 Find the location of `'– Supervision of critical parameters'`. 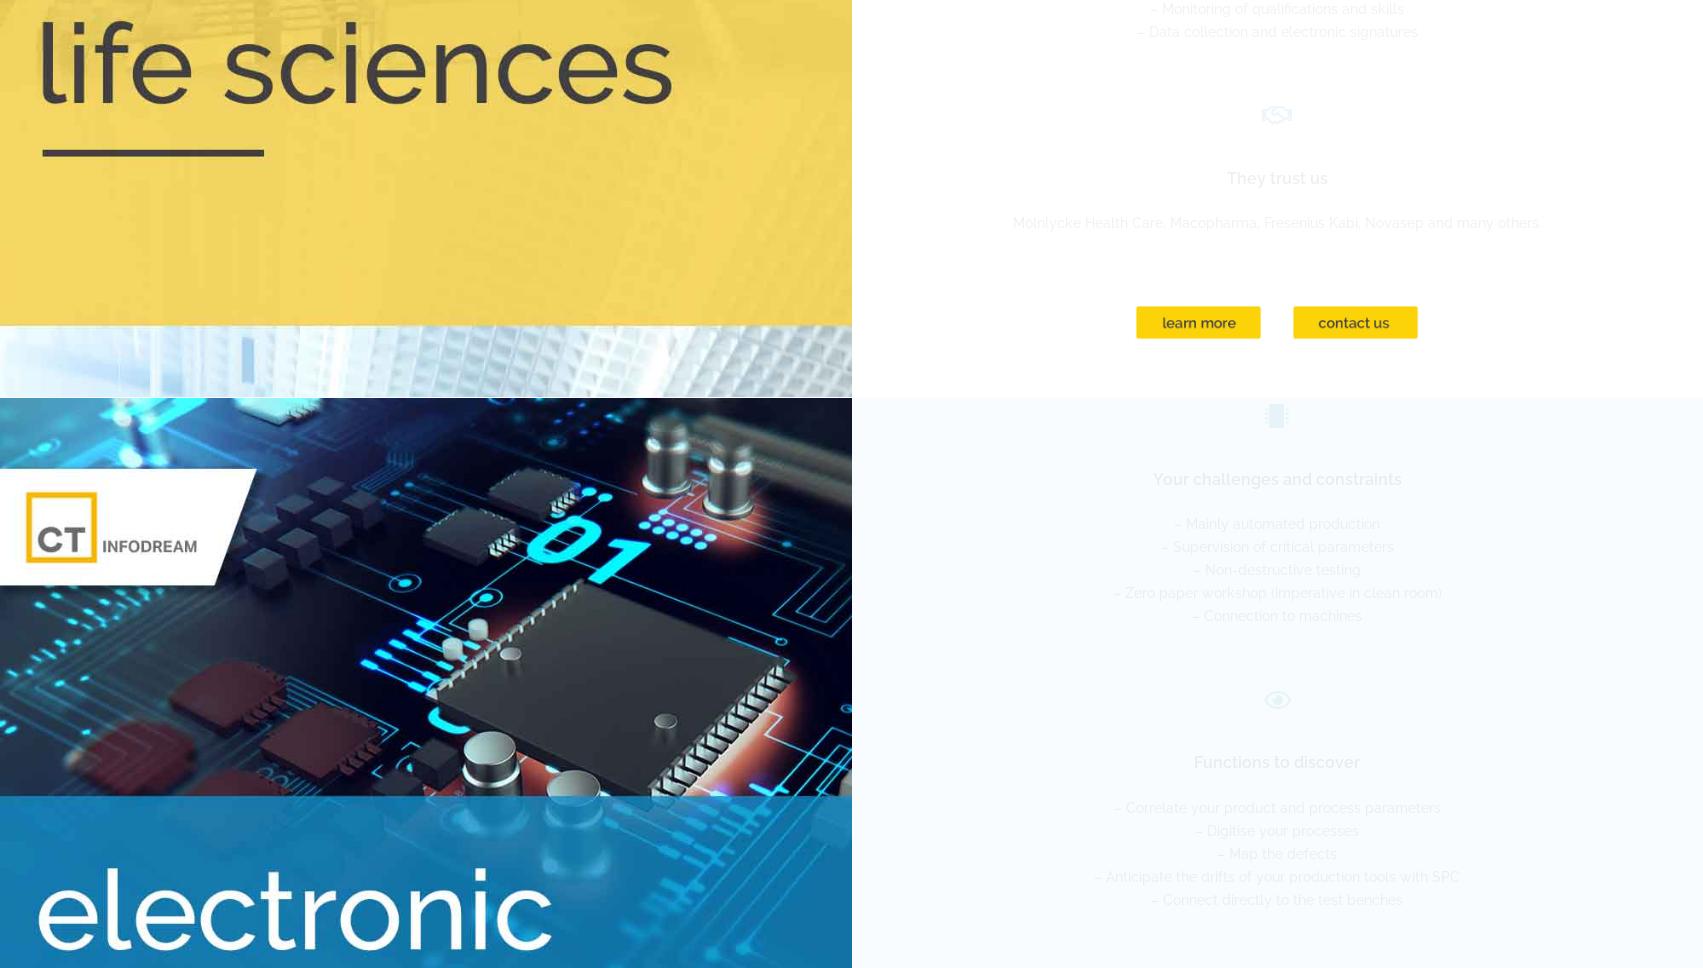

'– Supervision of critical parameters' is located at coordinates (1275, 546).